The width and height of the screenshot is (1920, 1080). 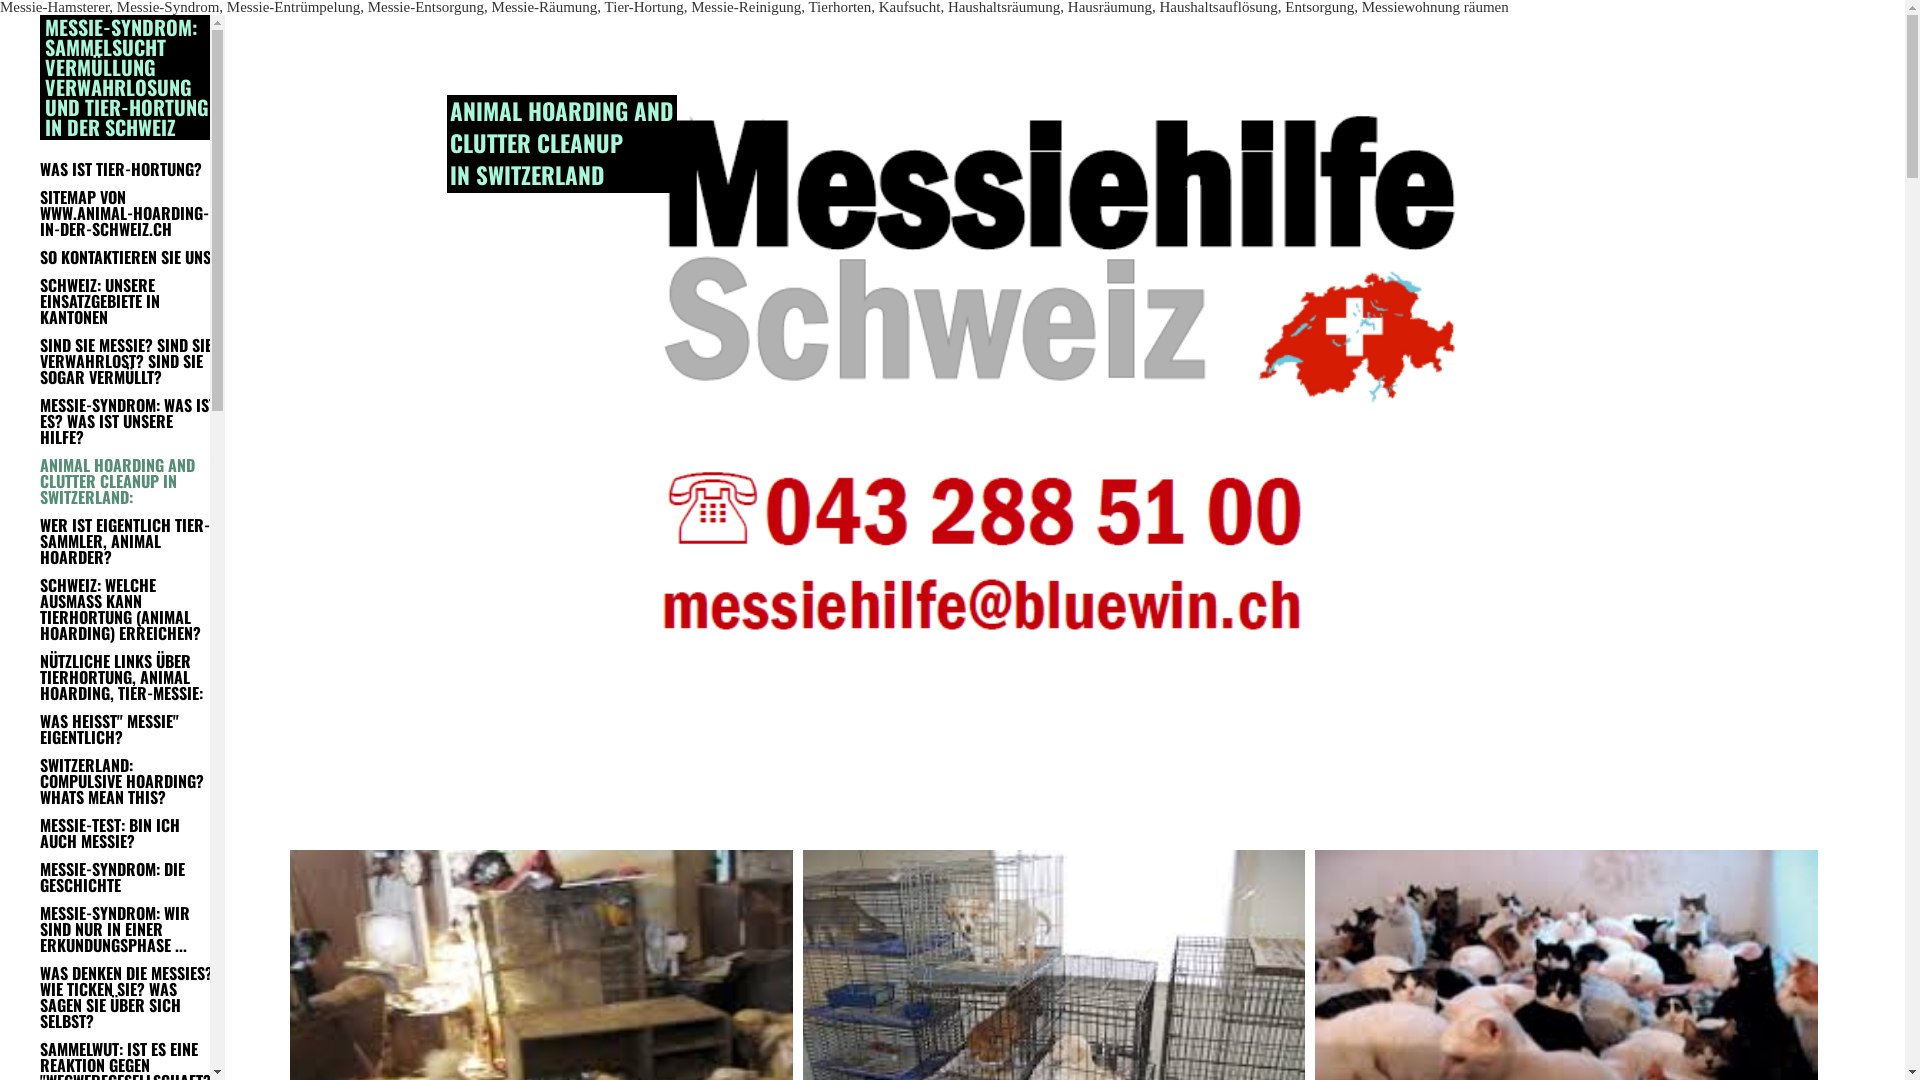 I want to click on 'SITEMAP VON WWW.ANIMAL-HOARDING-IN-DER-SCHWEIZ.CH', so click(x=127, y=212).